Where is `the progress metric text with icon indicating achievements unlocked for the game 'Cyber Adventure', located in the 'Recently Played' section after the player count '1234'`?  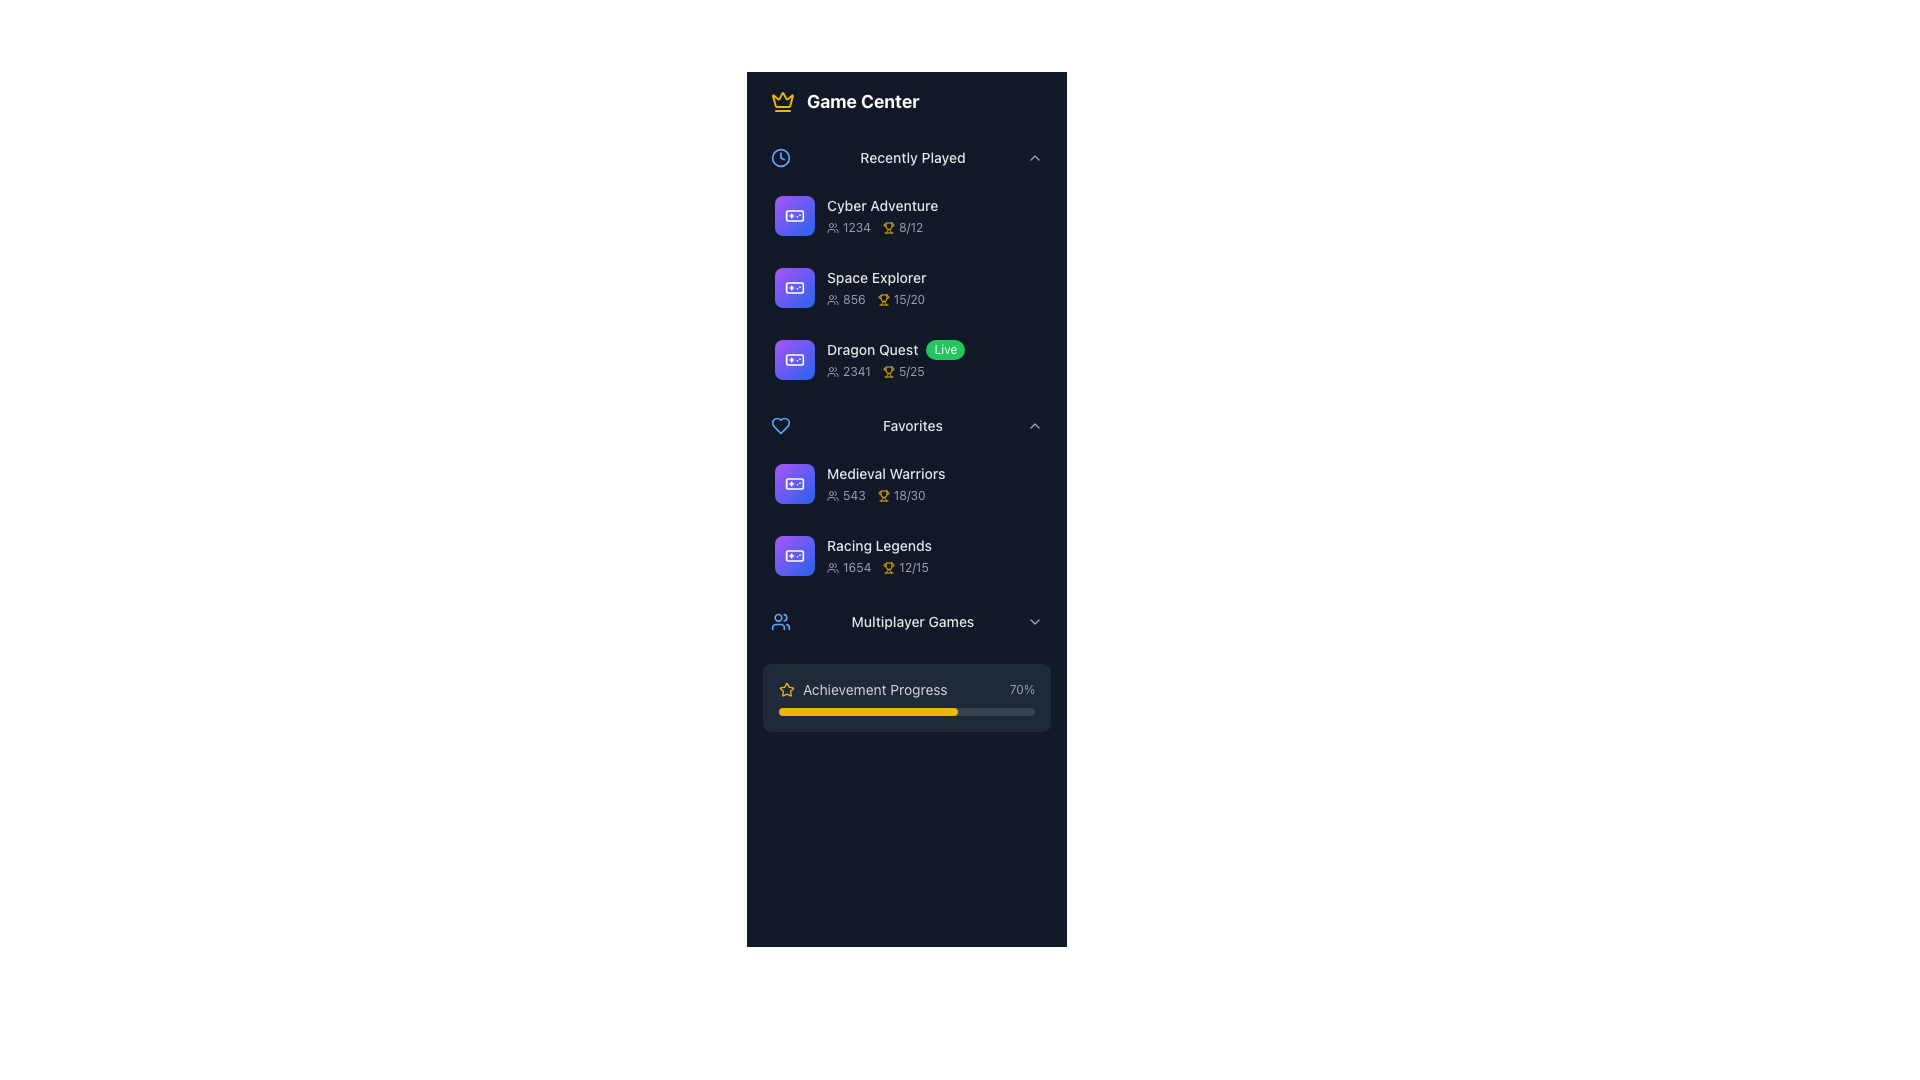
the progress metric text with icon indicating achievements unlocked for the game 'Cyber Adventure', located in the 'Recently Played' section after the player count '1234' is located at coordinates (902, 226).